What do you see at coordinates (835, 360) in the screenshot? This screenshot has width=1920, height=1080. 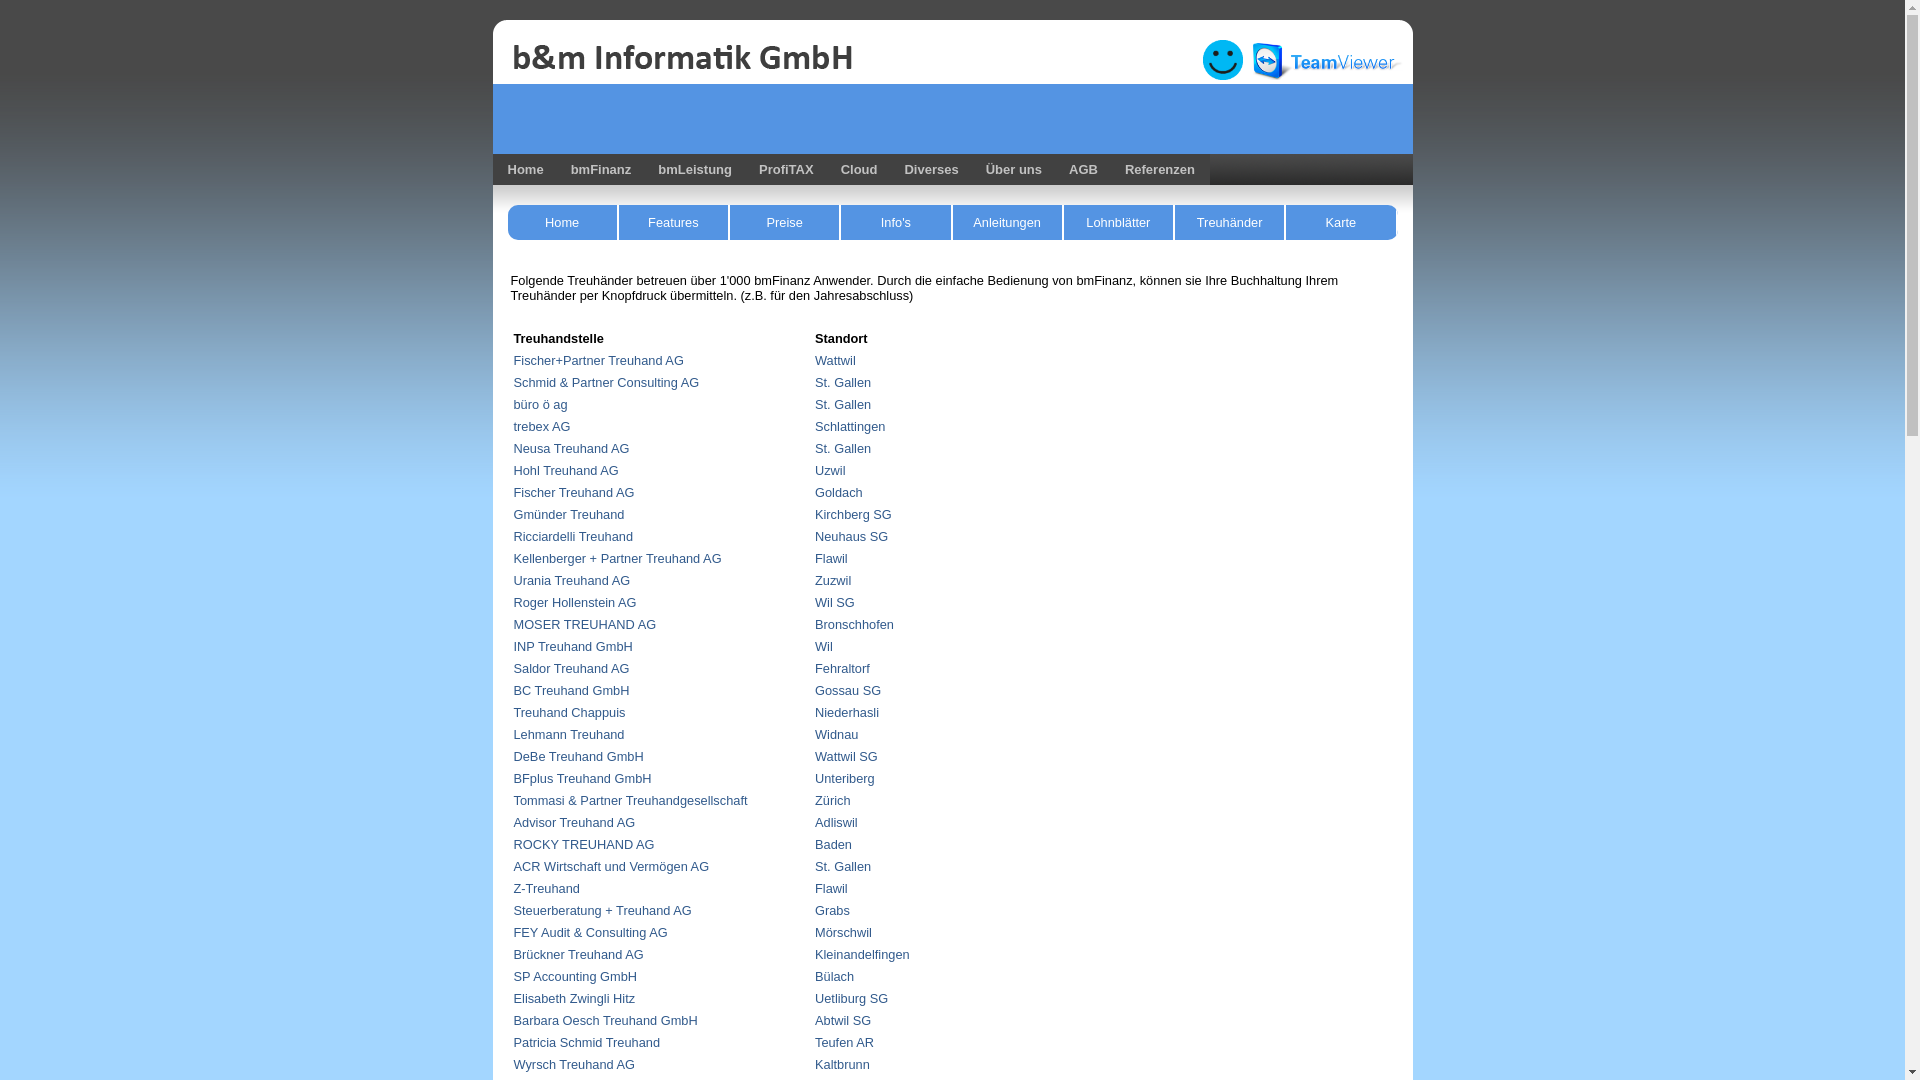 I see `'Wattwil'` at bounding box center [835, 360].